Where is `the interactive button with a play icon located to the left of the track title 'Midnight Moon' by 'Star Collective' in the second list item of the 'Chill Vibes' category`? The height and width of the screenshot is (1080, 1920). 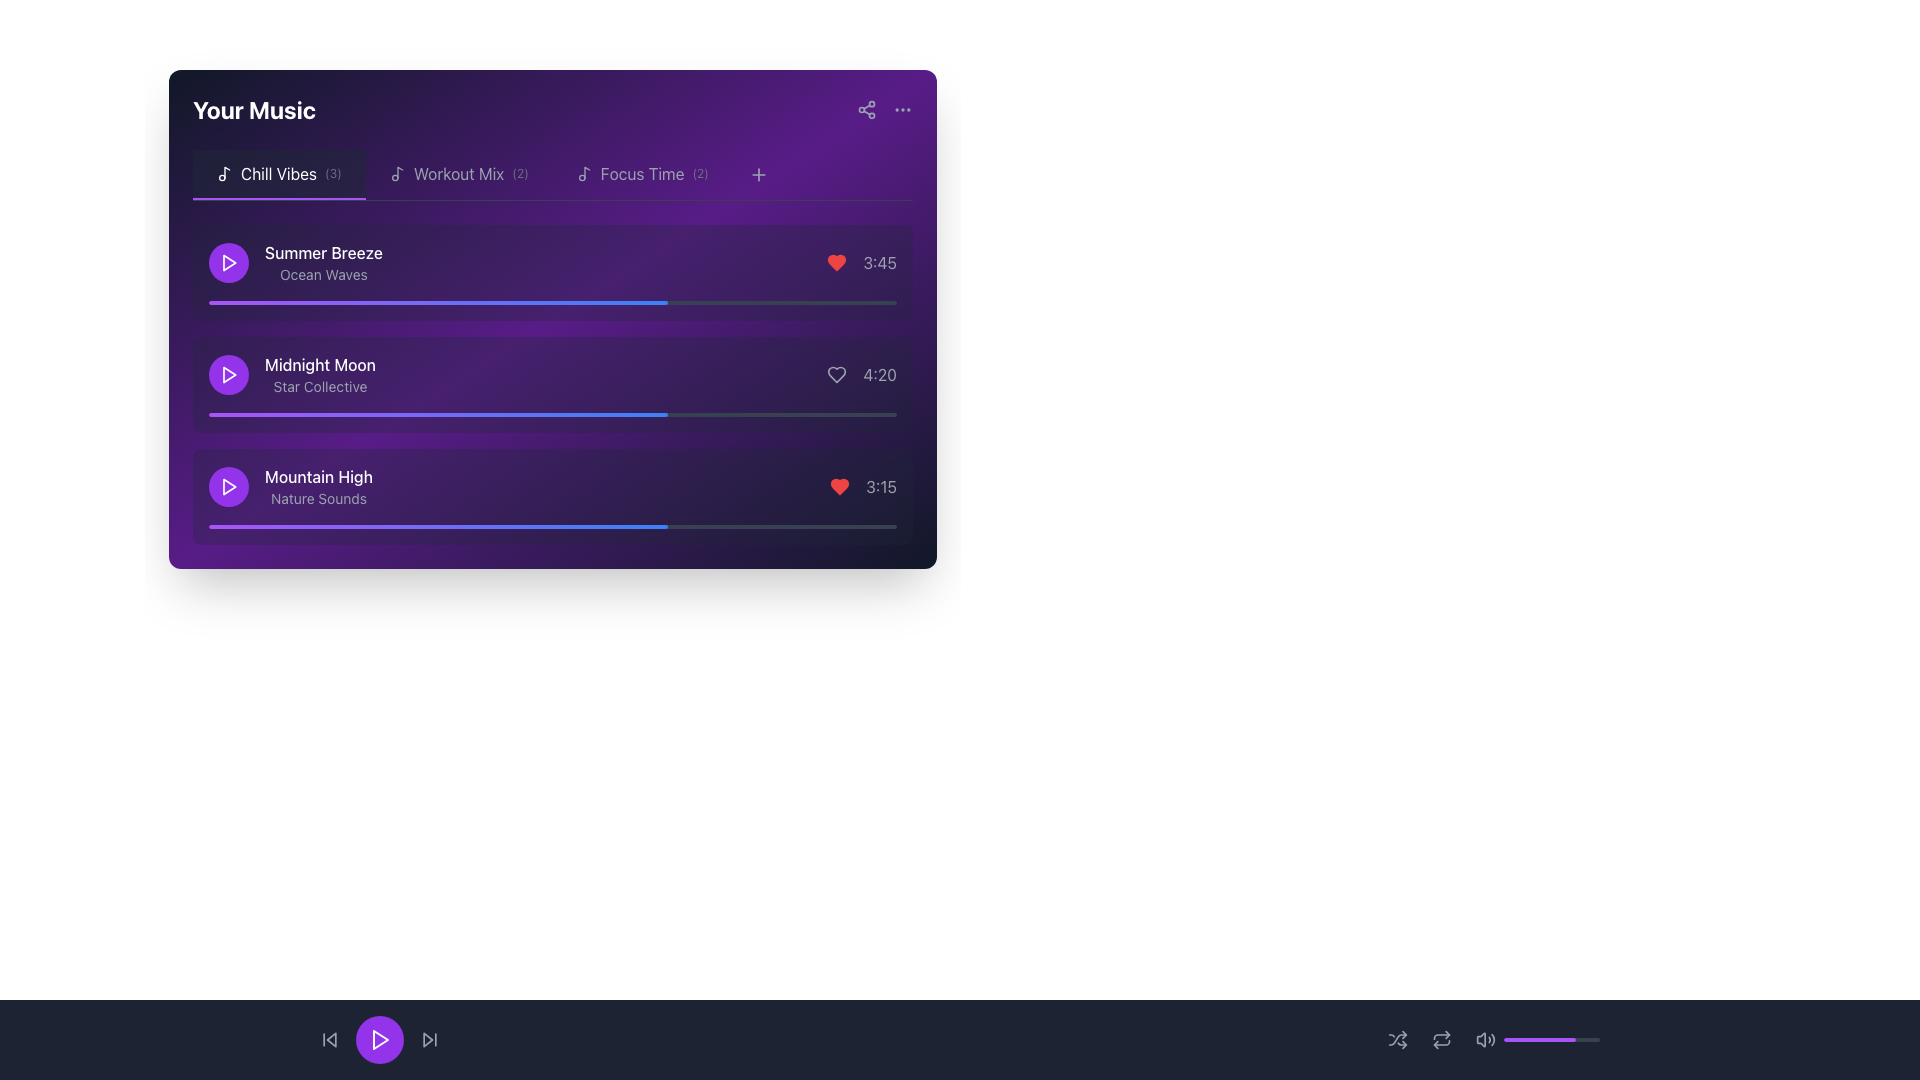
the interactive button with a play icon located to the left of the track title 'Midnight Moon' by 'Star Collective' in the second list item of the 'Chill Vibes' category is located at coordinates (229, 374).